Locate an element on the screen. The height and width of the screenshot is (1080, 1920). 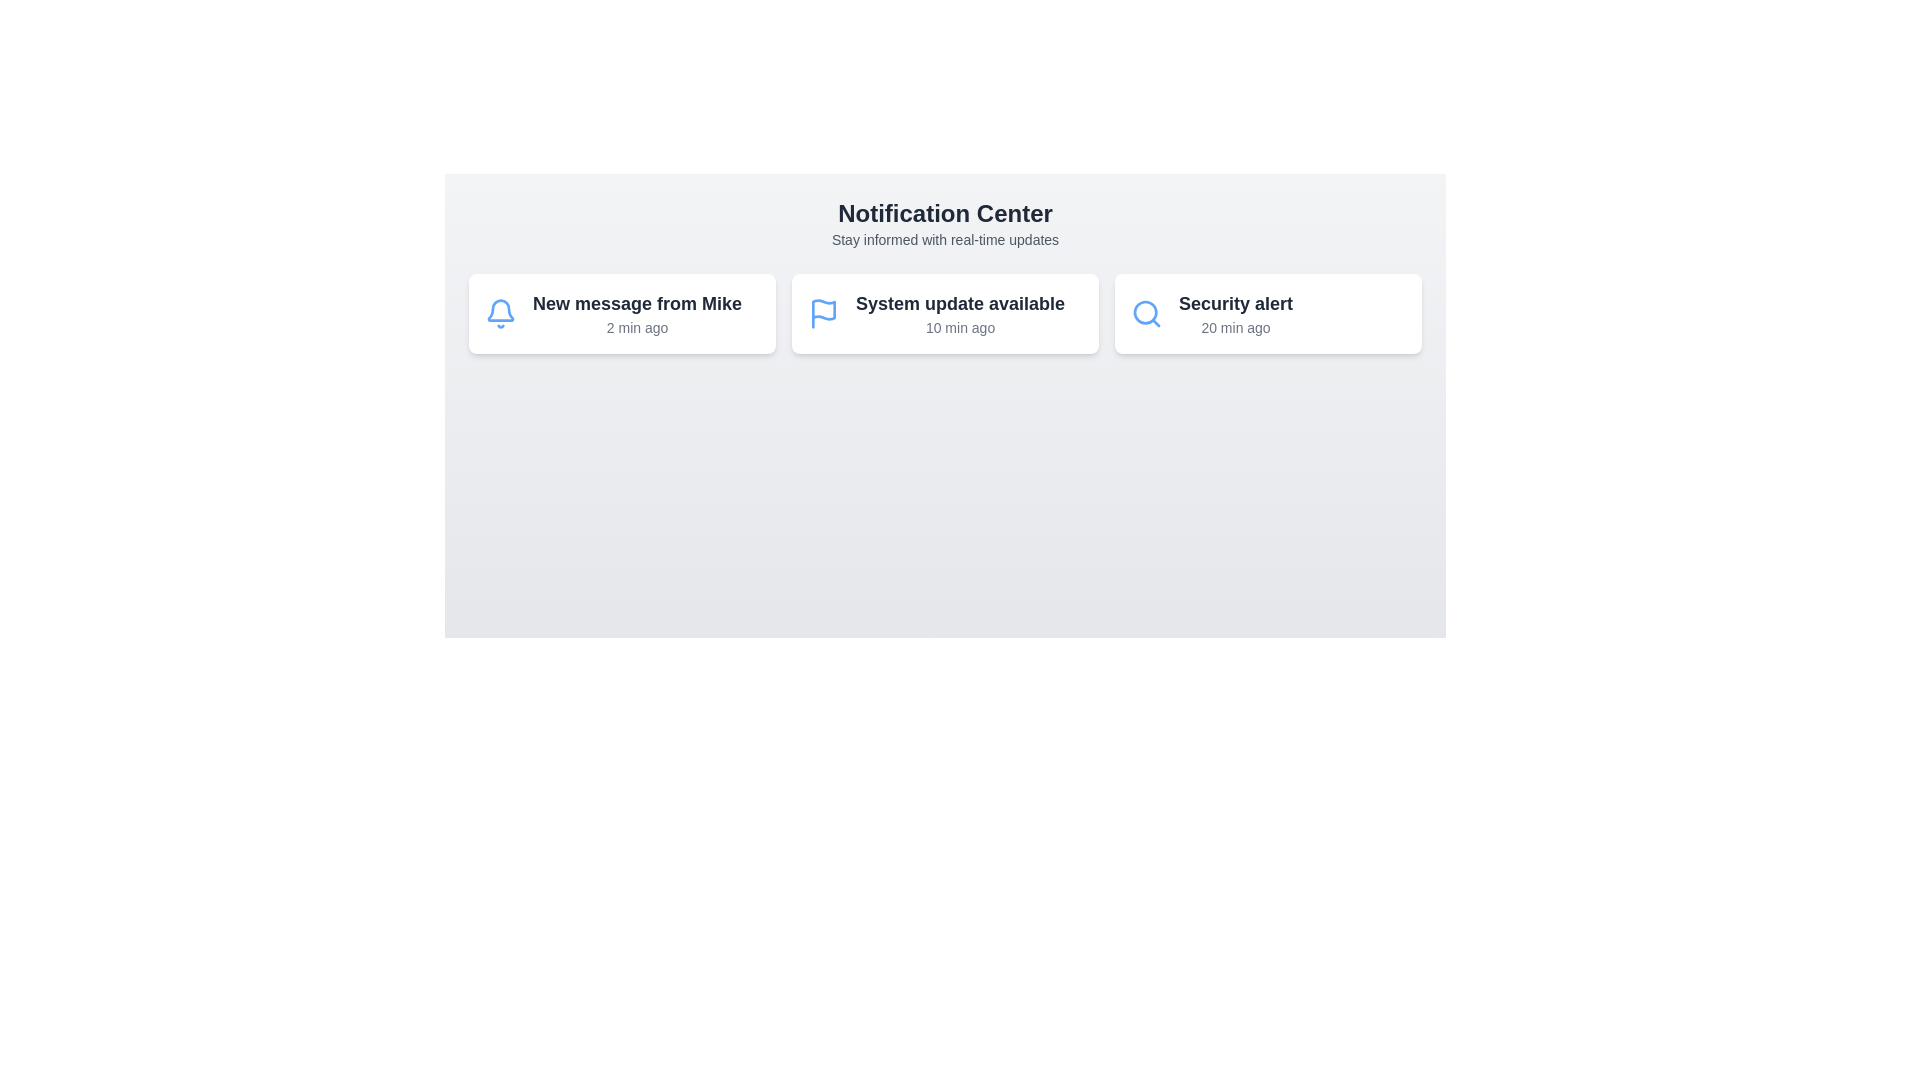
text of the headline in the first notification box, which summarizes the alert or message contents as 'New message from Mike' is located at coordinates (636, 304).